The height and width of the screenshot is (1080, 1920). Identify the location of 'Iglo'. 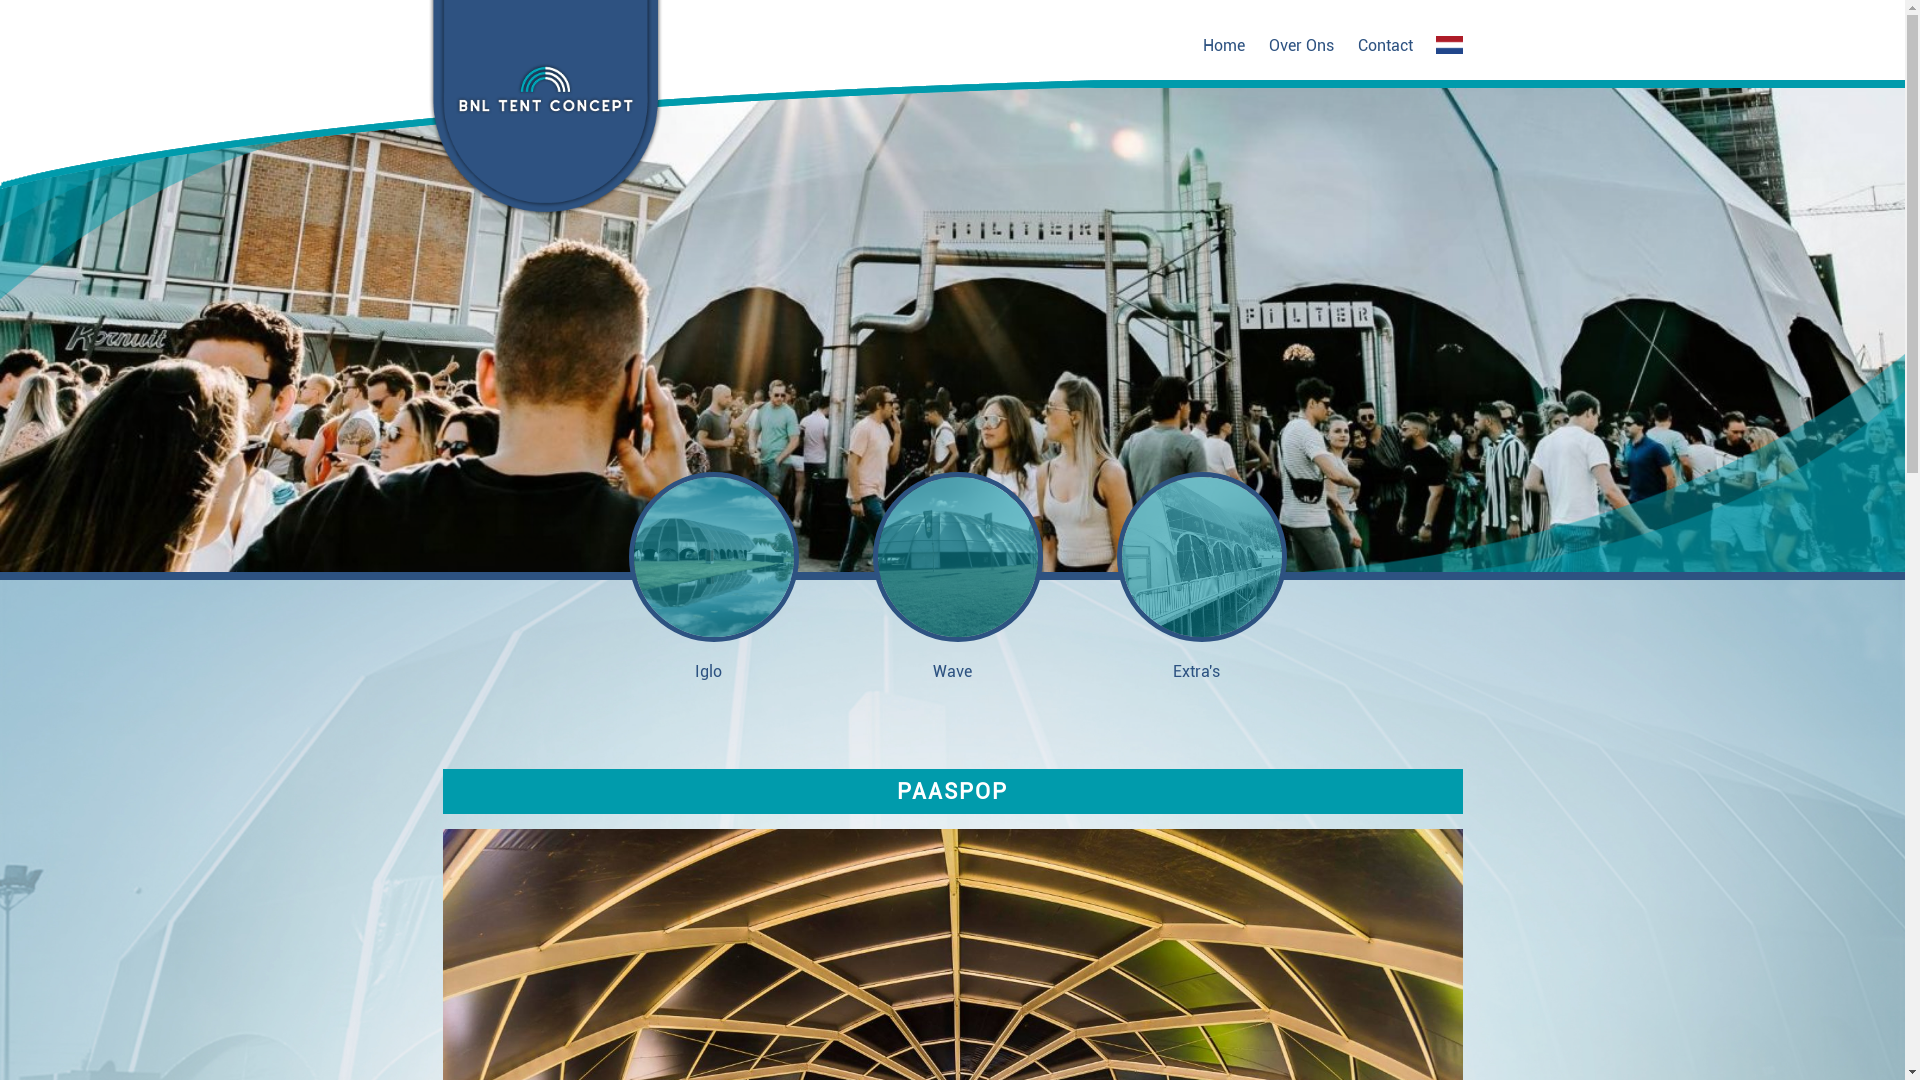
(708, 576).